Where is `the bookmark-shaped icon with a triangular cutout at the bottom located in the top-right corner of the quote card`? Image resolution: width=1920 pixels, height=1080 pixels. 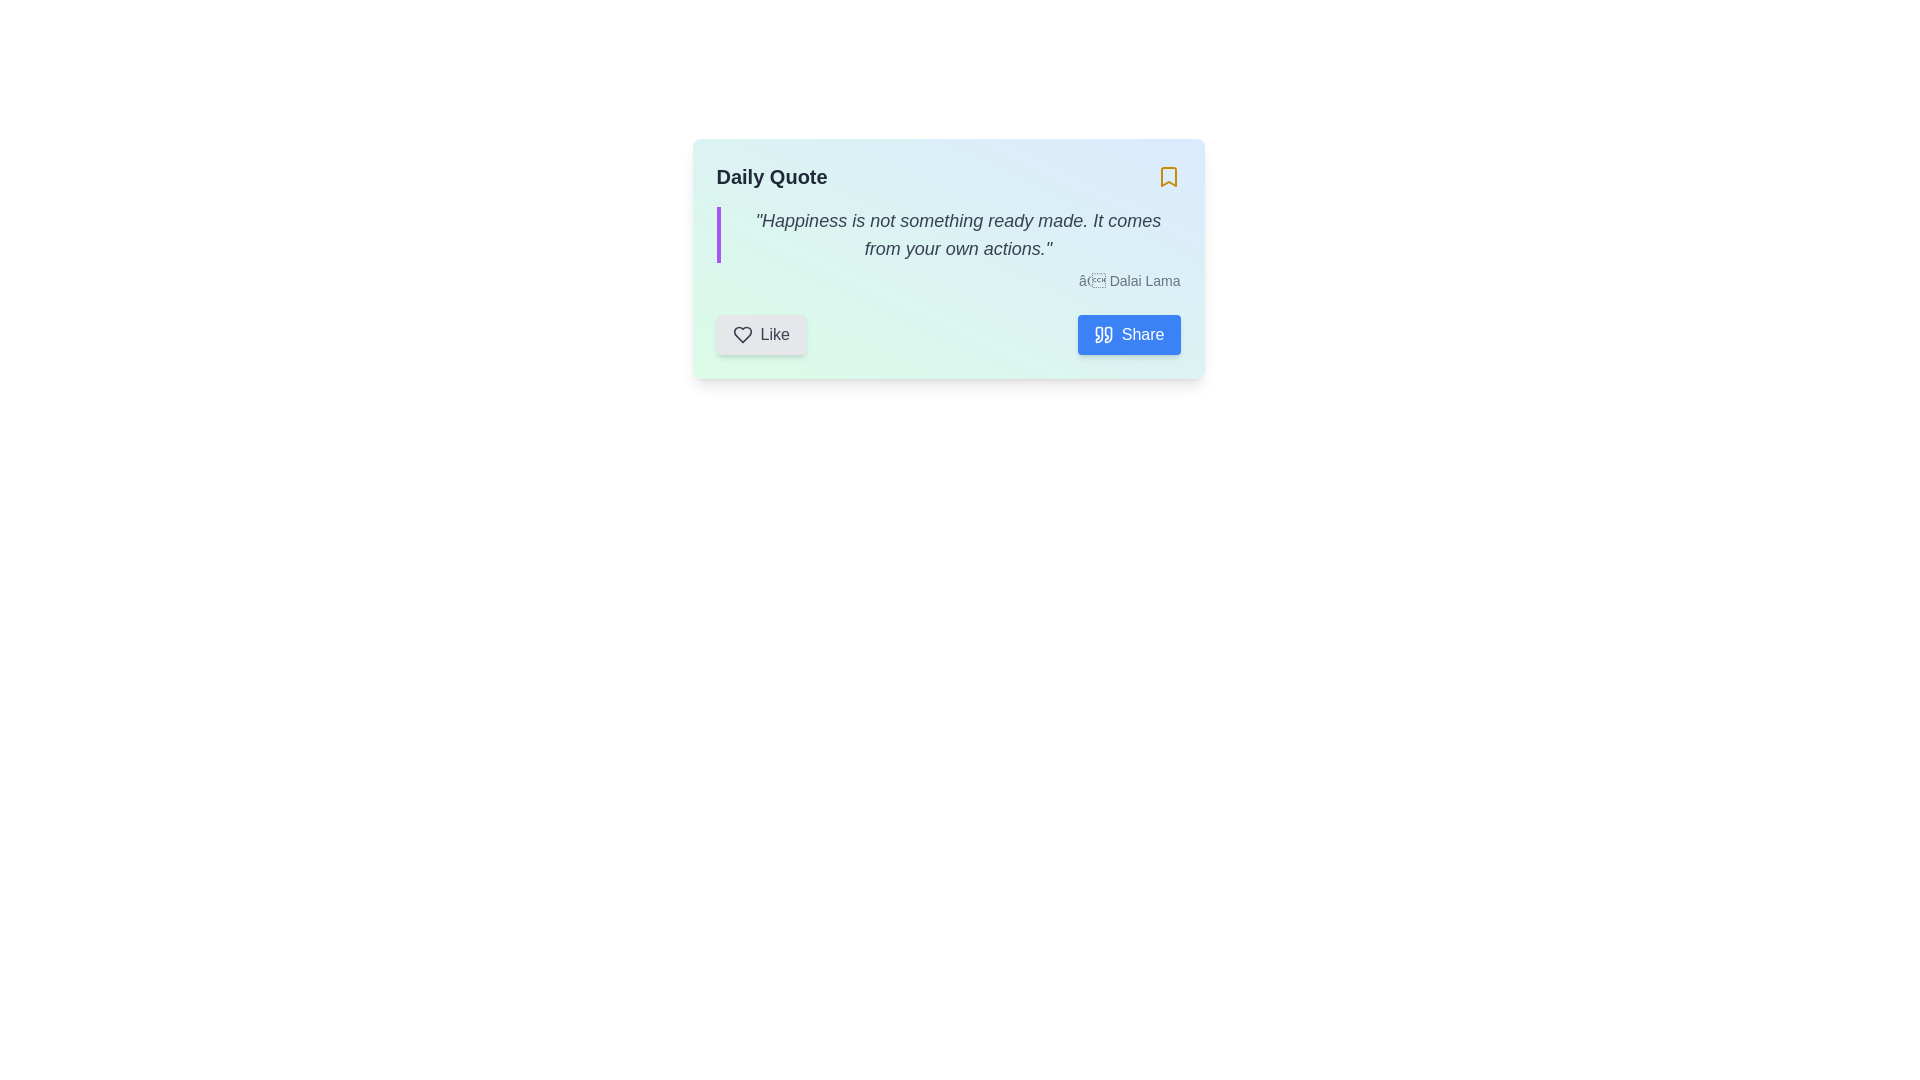
the bookmark-shaped icon with a triangular cutout at the bottom located in the top-right corner of the quote card is located at coordinates (1168, 176).